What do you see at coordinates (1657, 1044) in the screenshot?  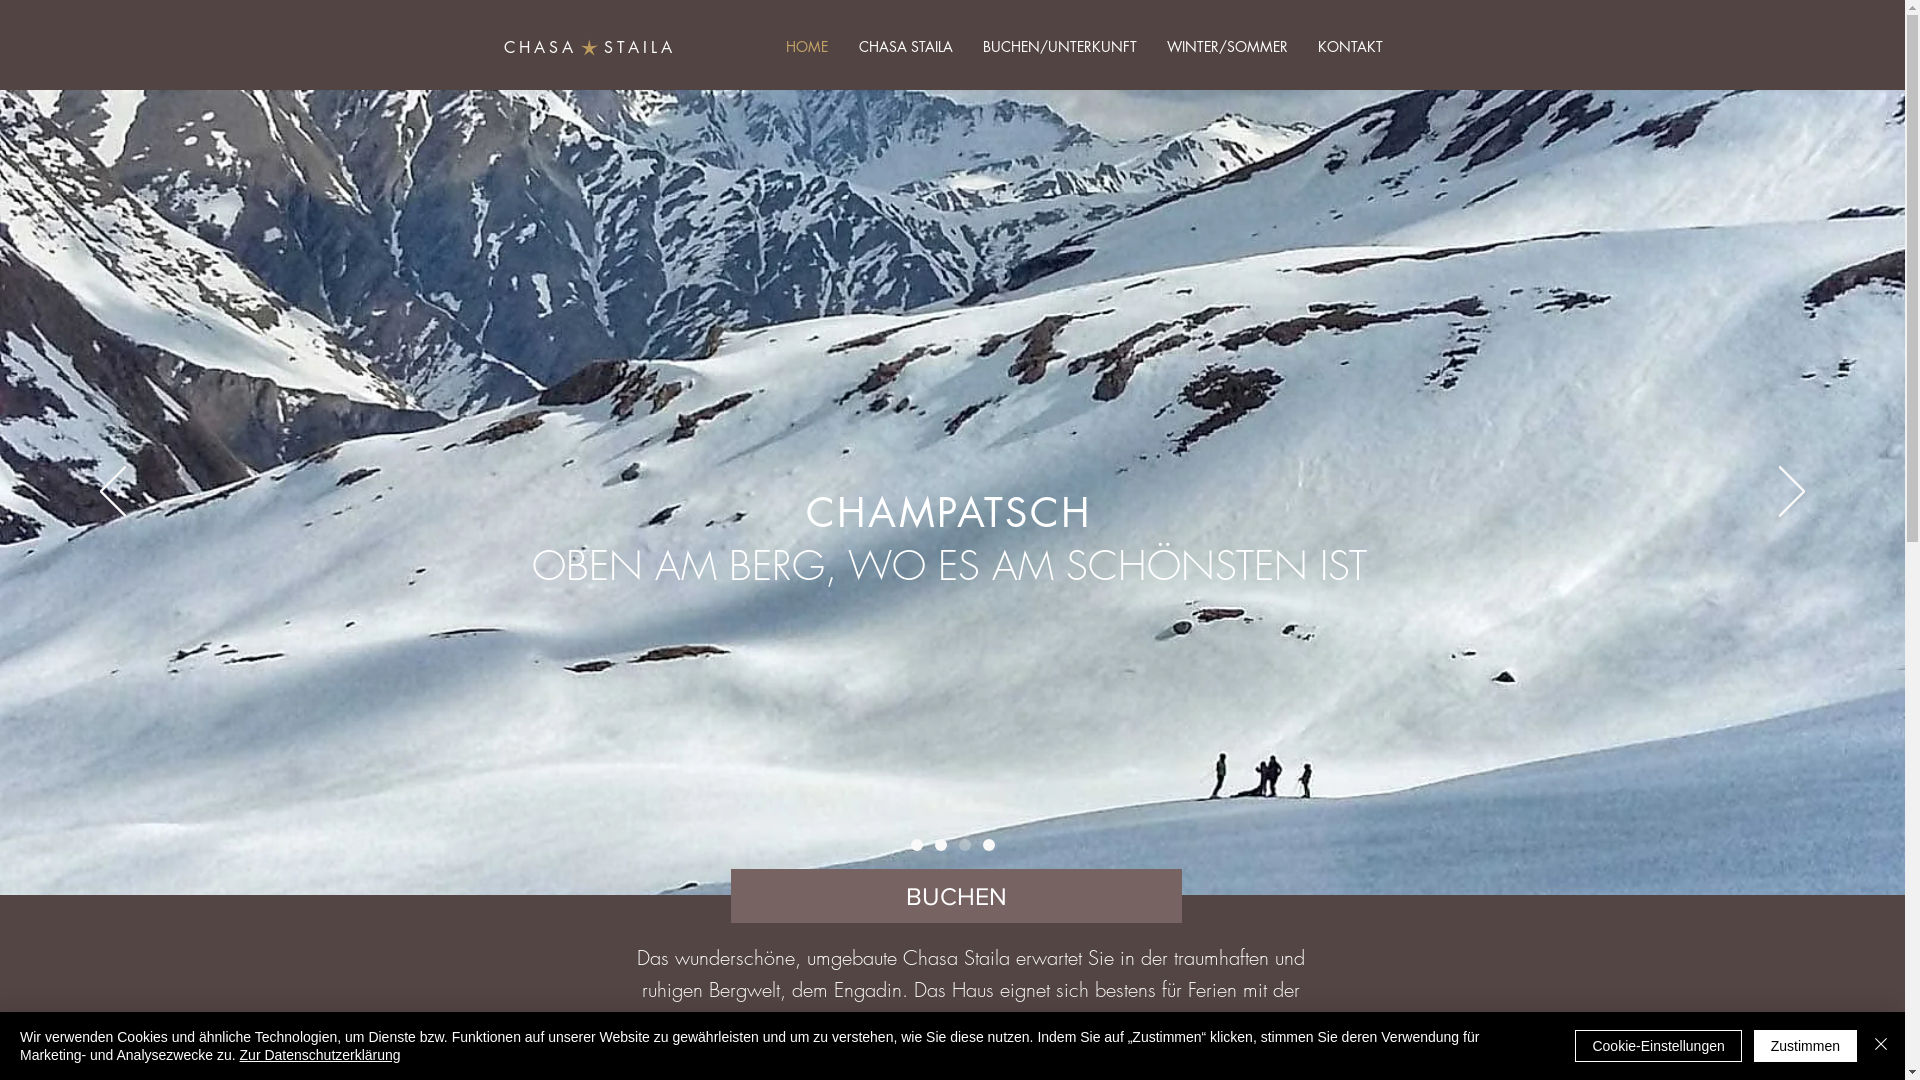 I see `'Cookie-Einstellungen'` at bounding box center [1657, 1044].